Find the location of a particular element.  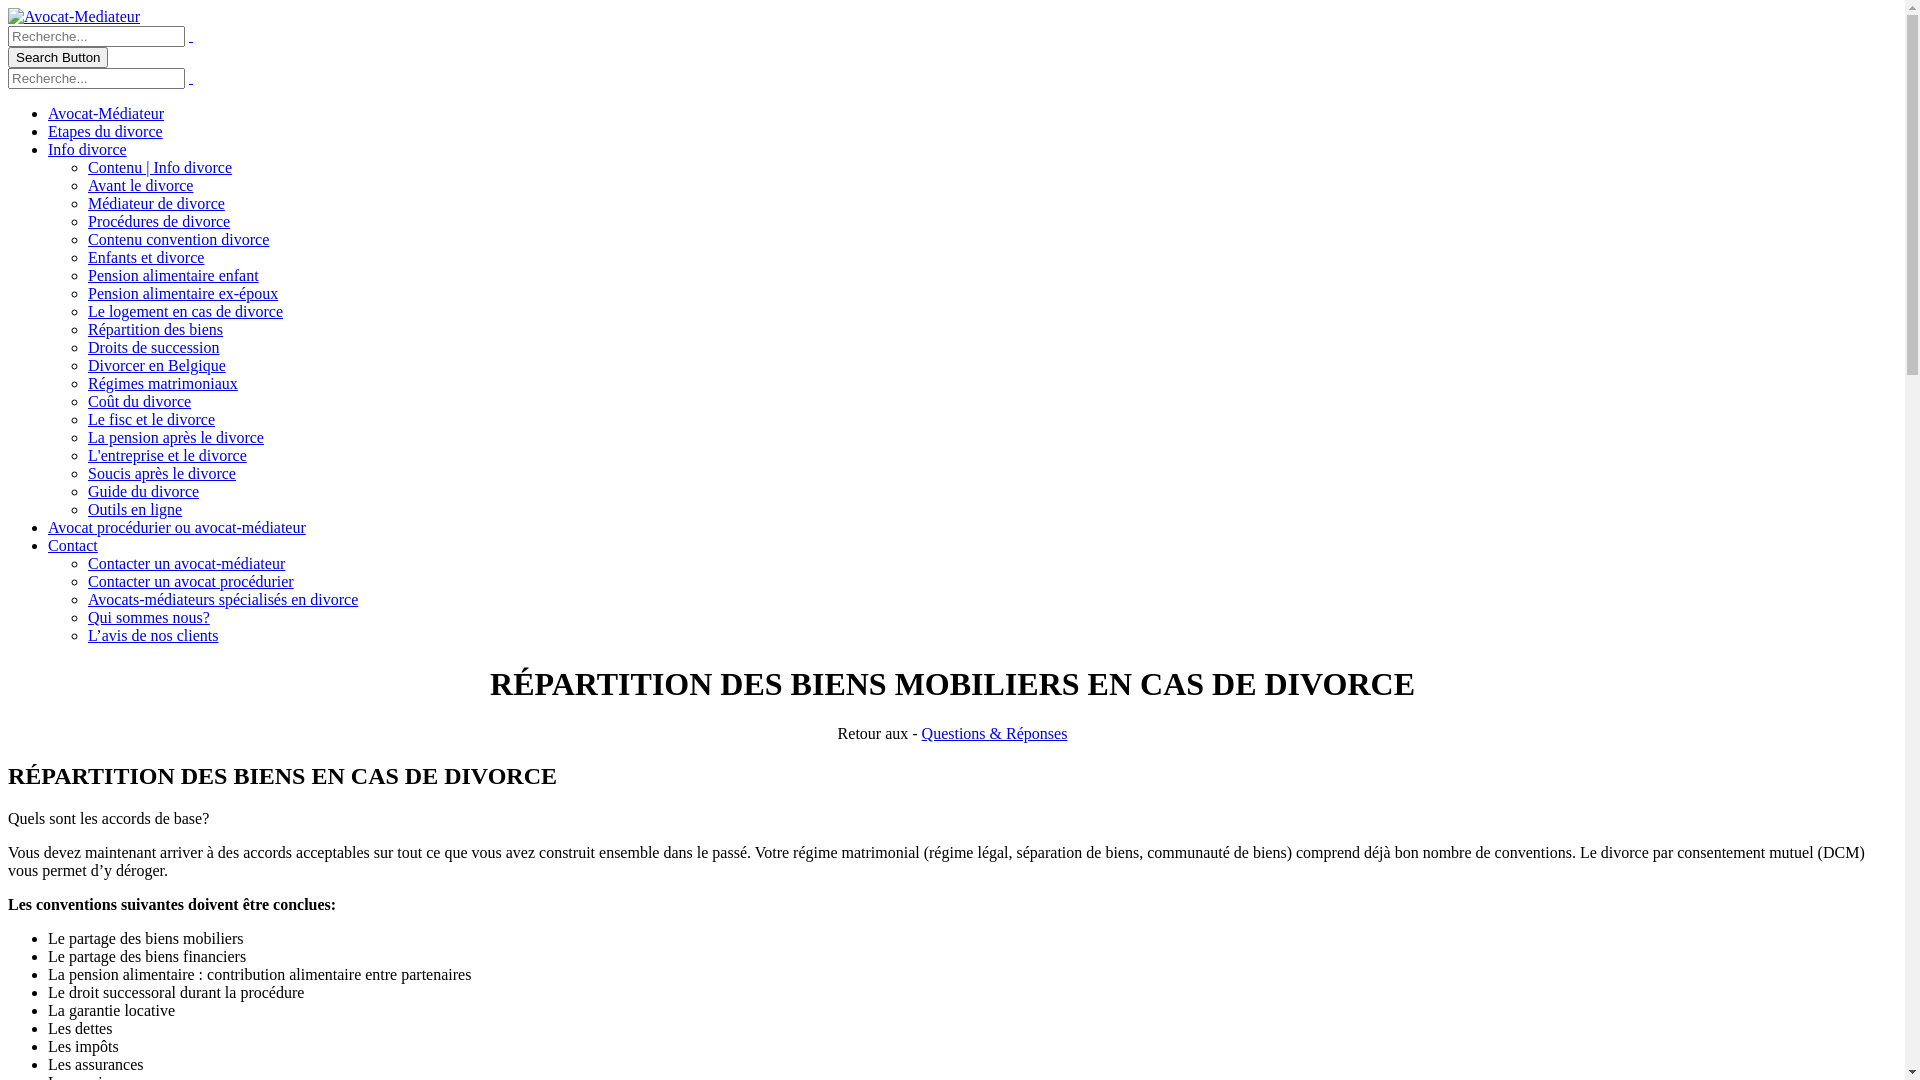

'Avocat-Mediateur' is located at coordinates (73, 16).